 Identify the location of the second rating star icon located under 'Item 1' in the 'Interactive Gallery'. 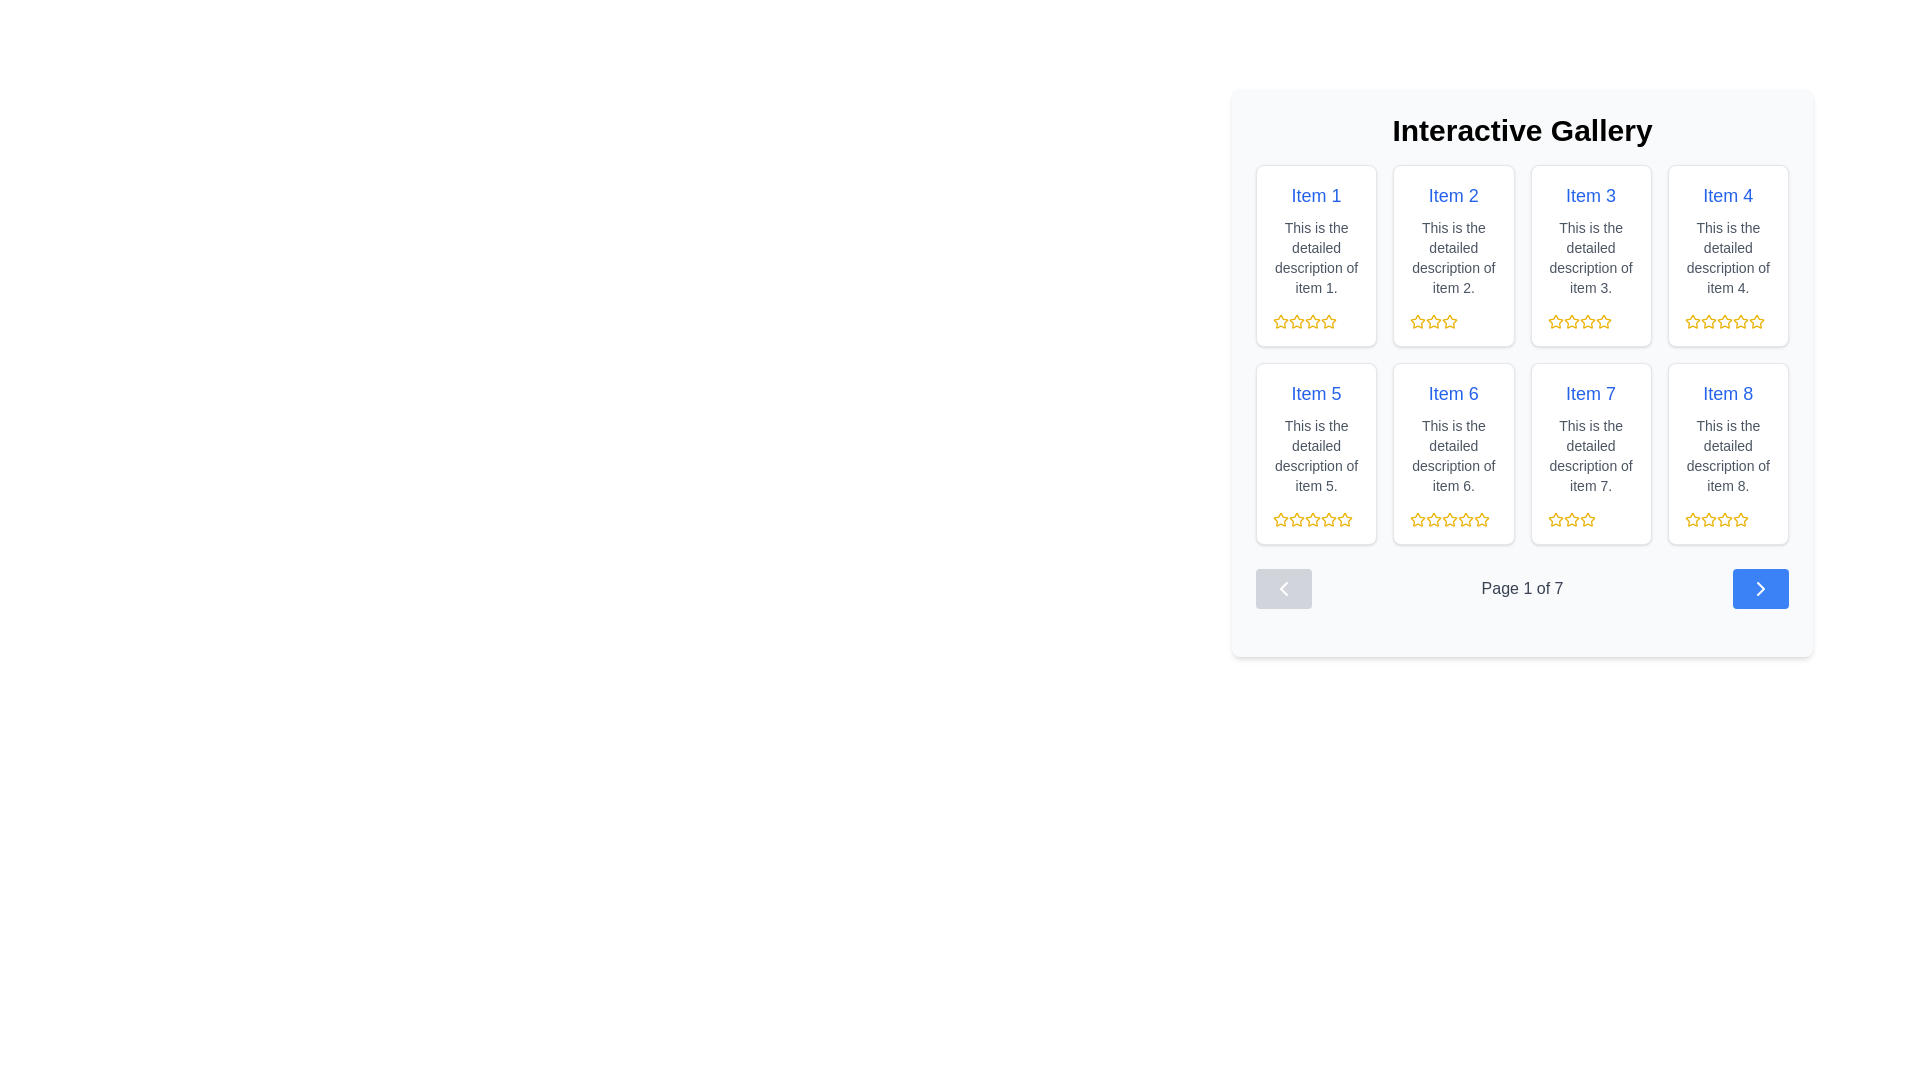
(1296, 320).